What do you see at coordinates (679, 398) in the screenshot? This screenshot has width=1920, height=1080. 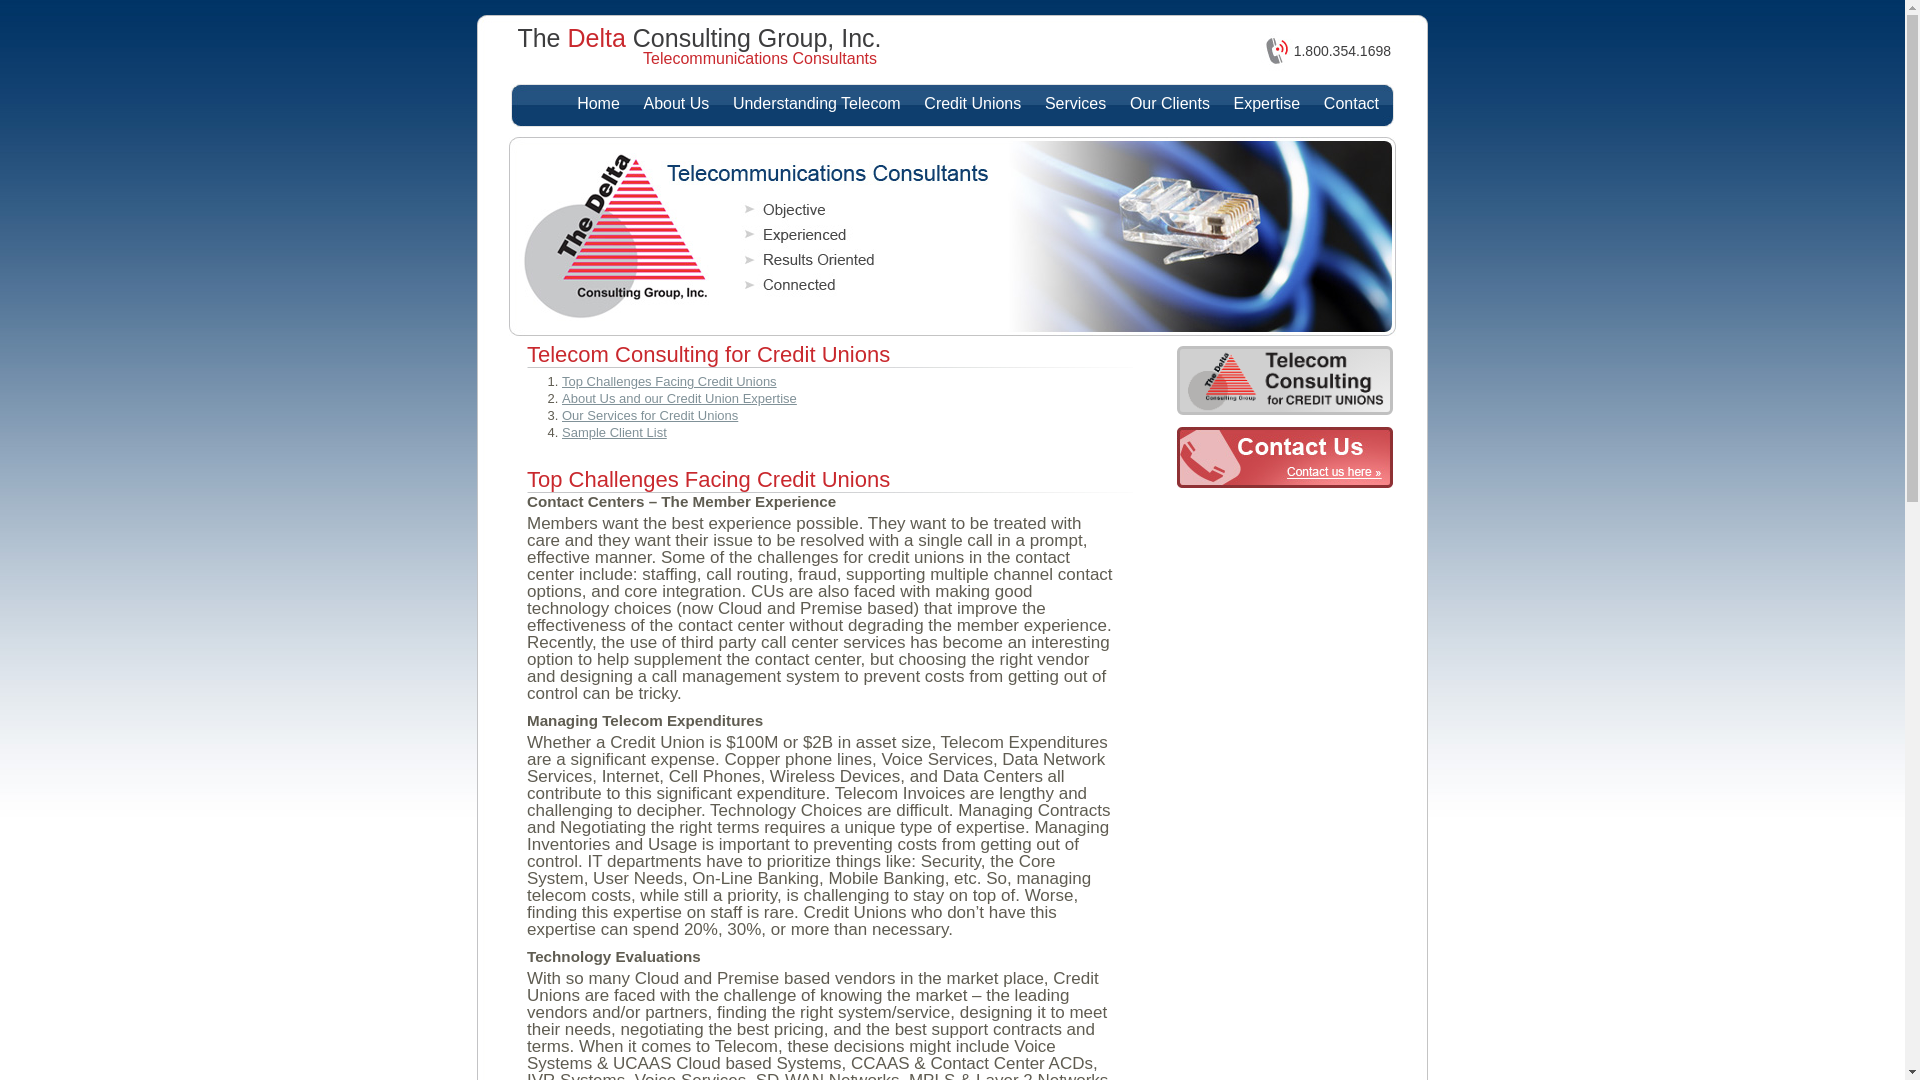 I see `'About Us and our Credit Union Expertise'` at bounding box center [679, 398].